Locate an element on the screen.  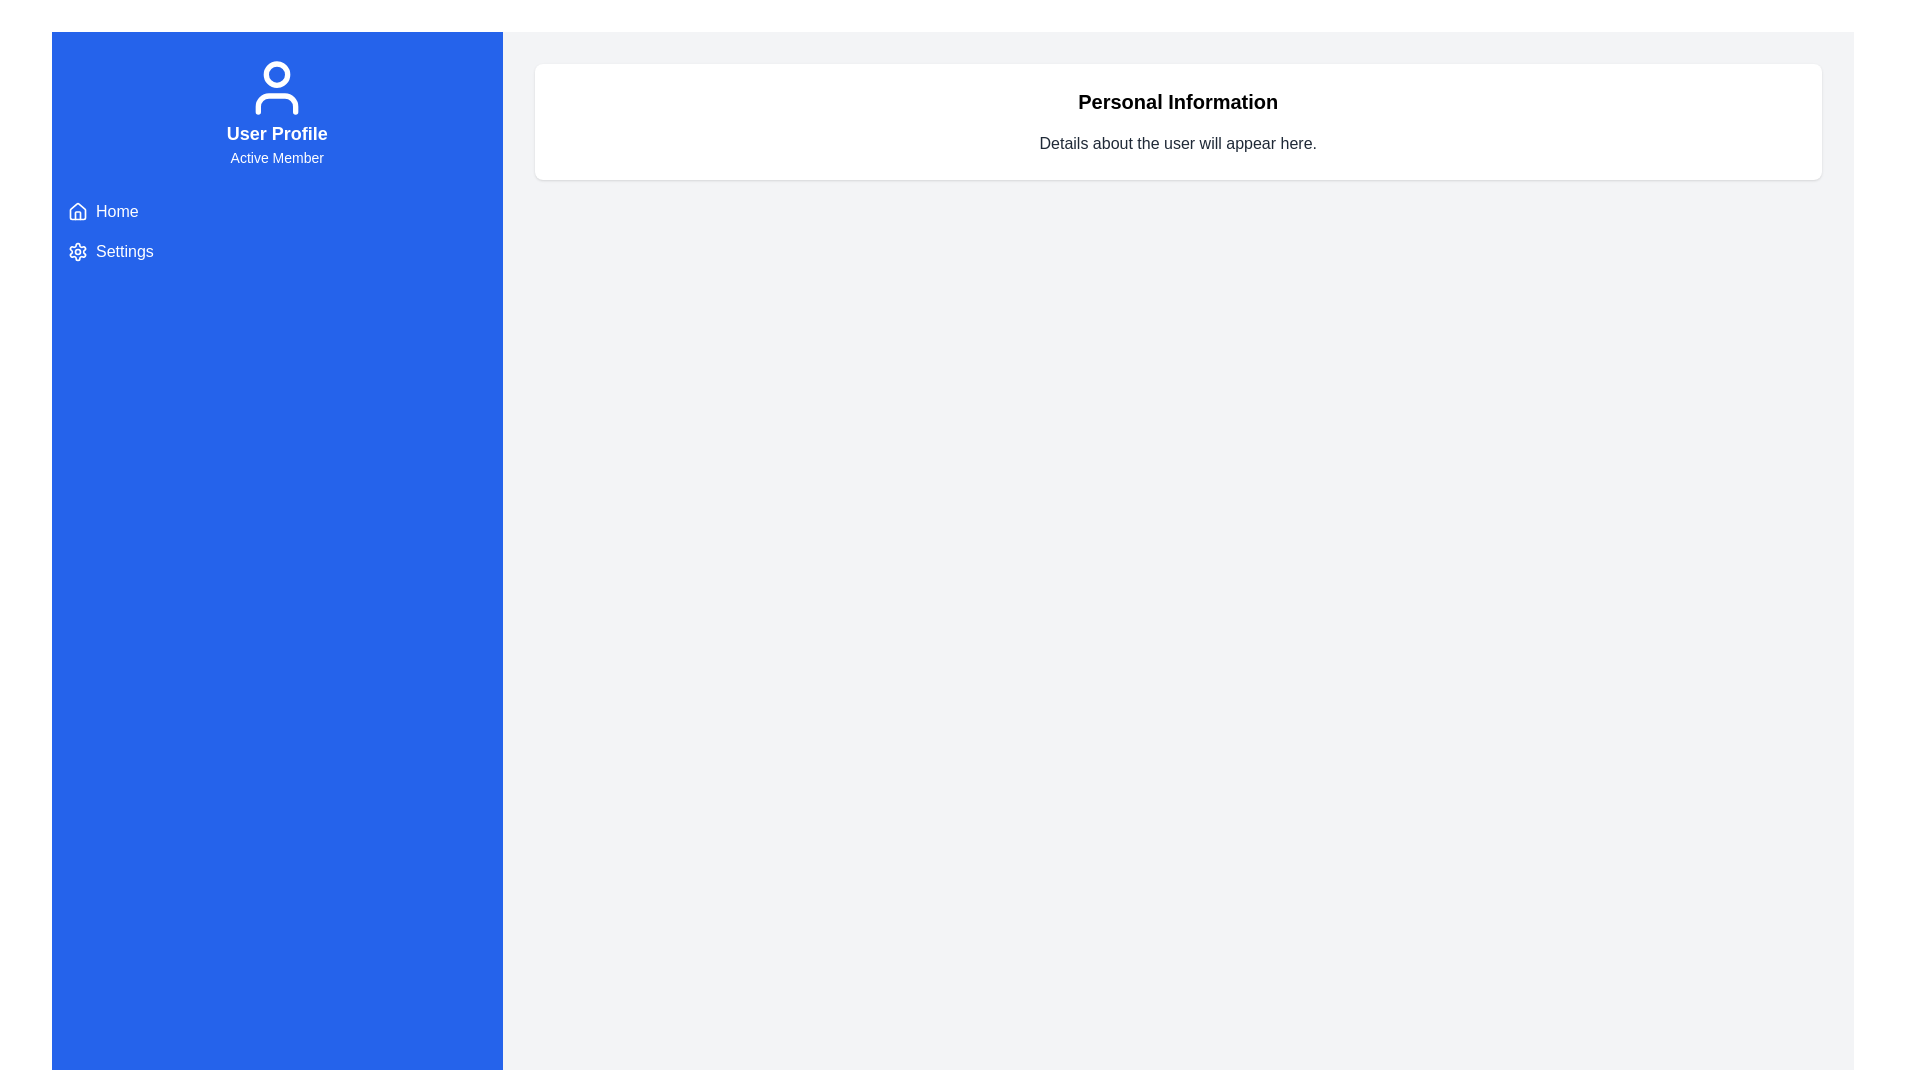
the small filled circular element located at the upper part of the user profile icon, which is centered horizontally and positioned just below the top boundary of the icon is located at coordinates (276, 73).